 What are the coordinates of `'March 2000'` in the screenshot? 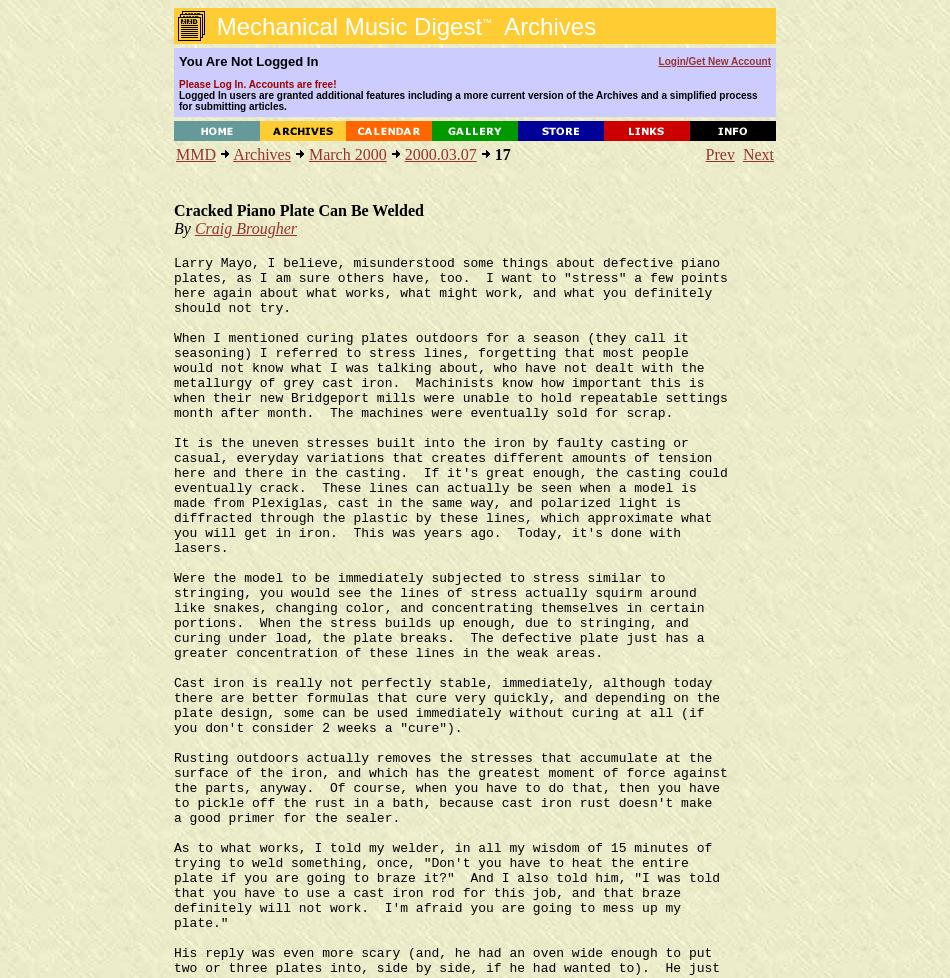 It's located at (346, 154).